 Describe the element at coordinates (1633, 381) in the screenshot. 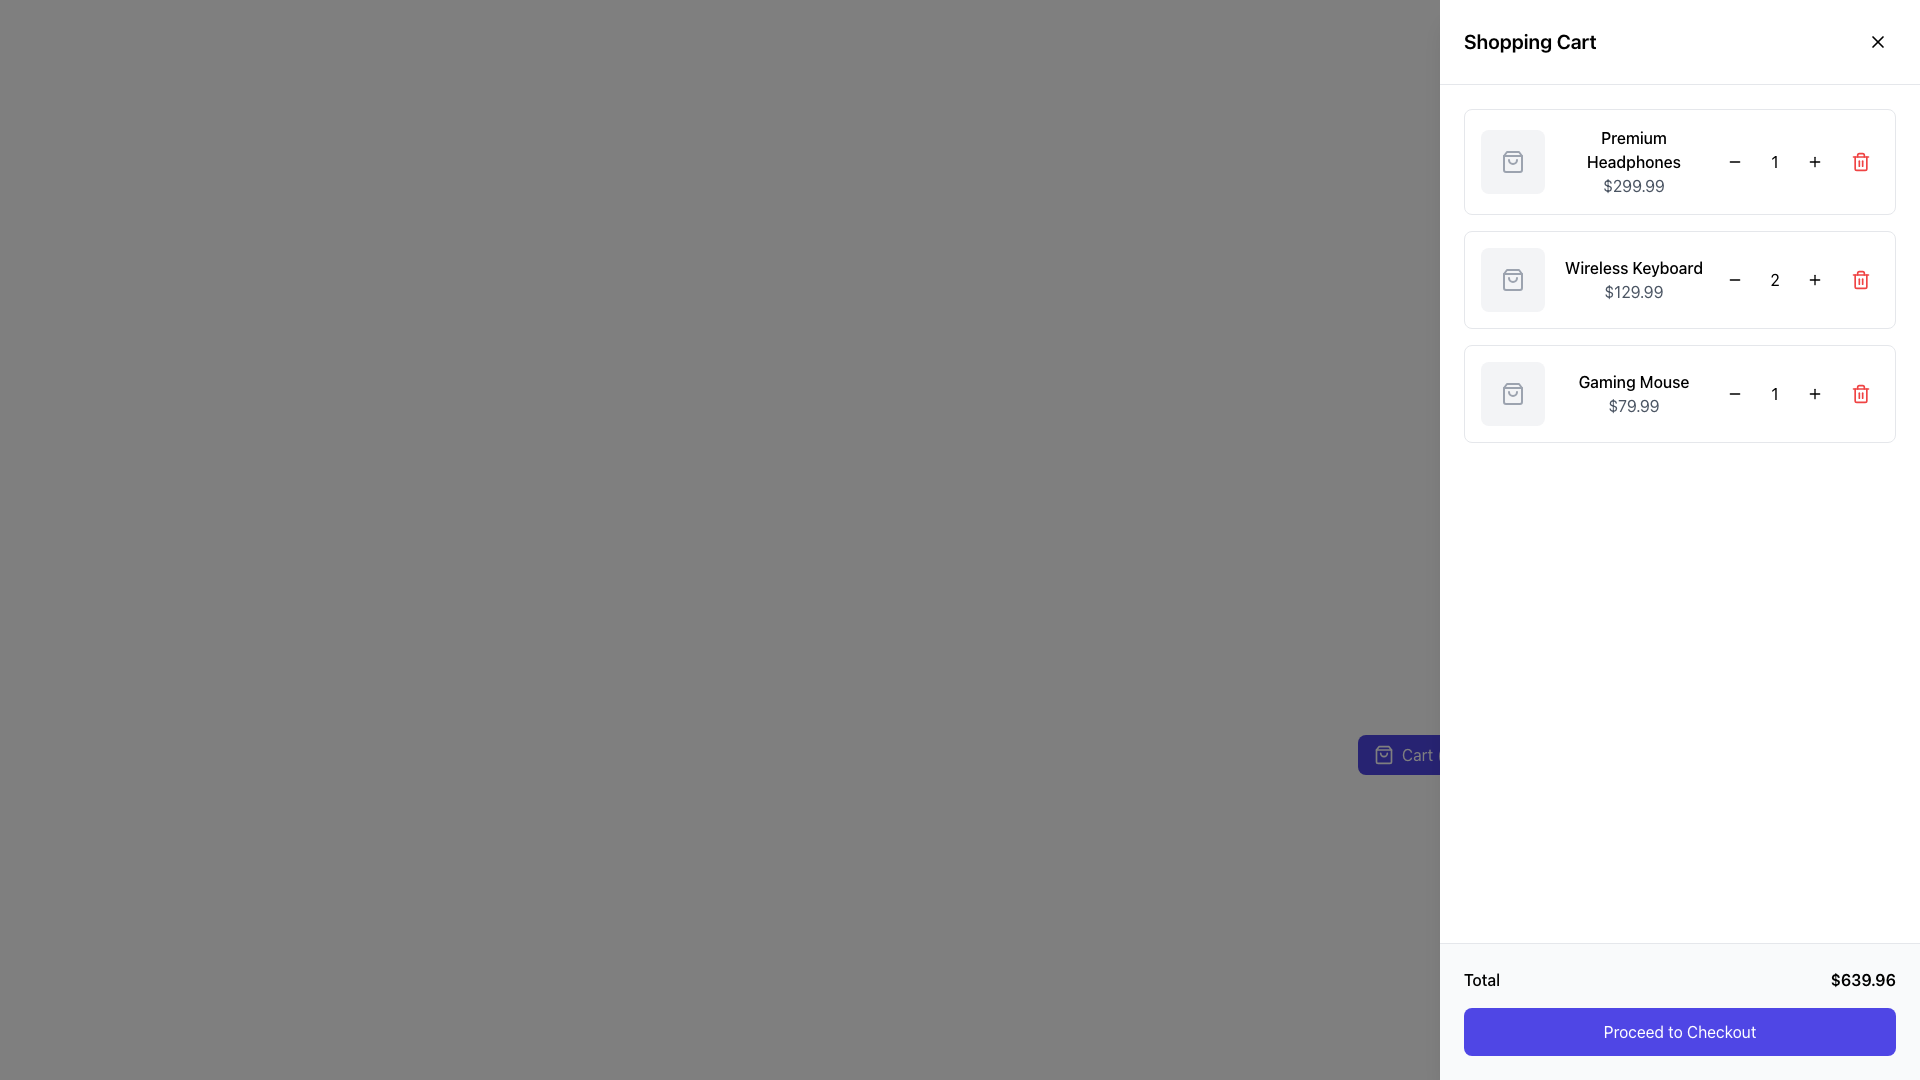

I see `the label specifying the item's name 'Gaming Mouse' in the shopping cart, which is located in the third row adjacent to the price '$79.99'` at that location.